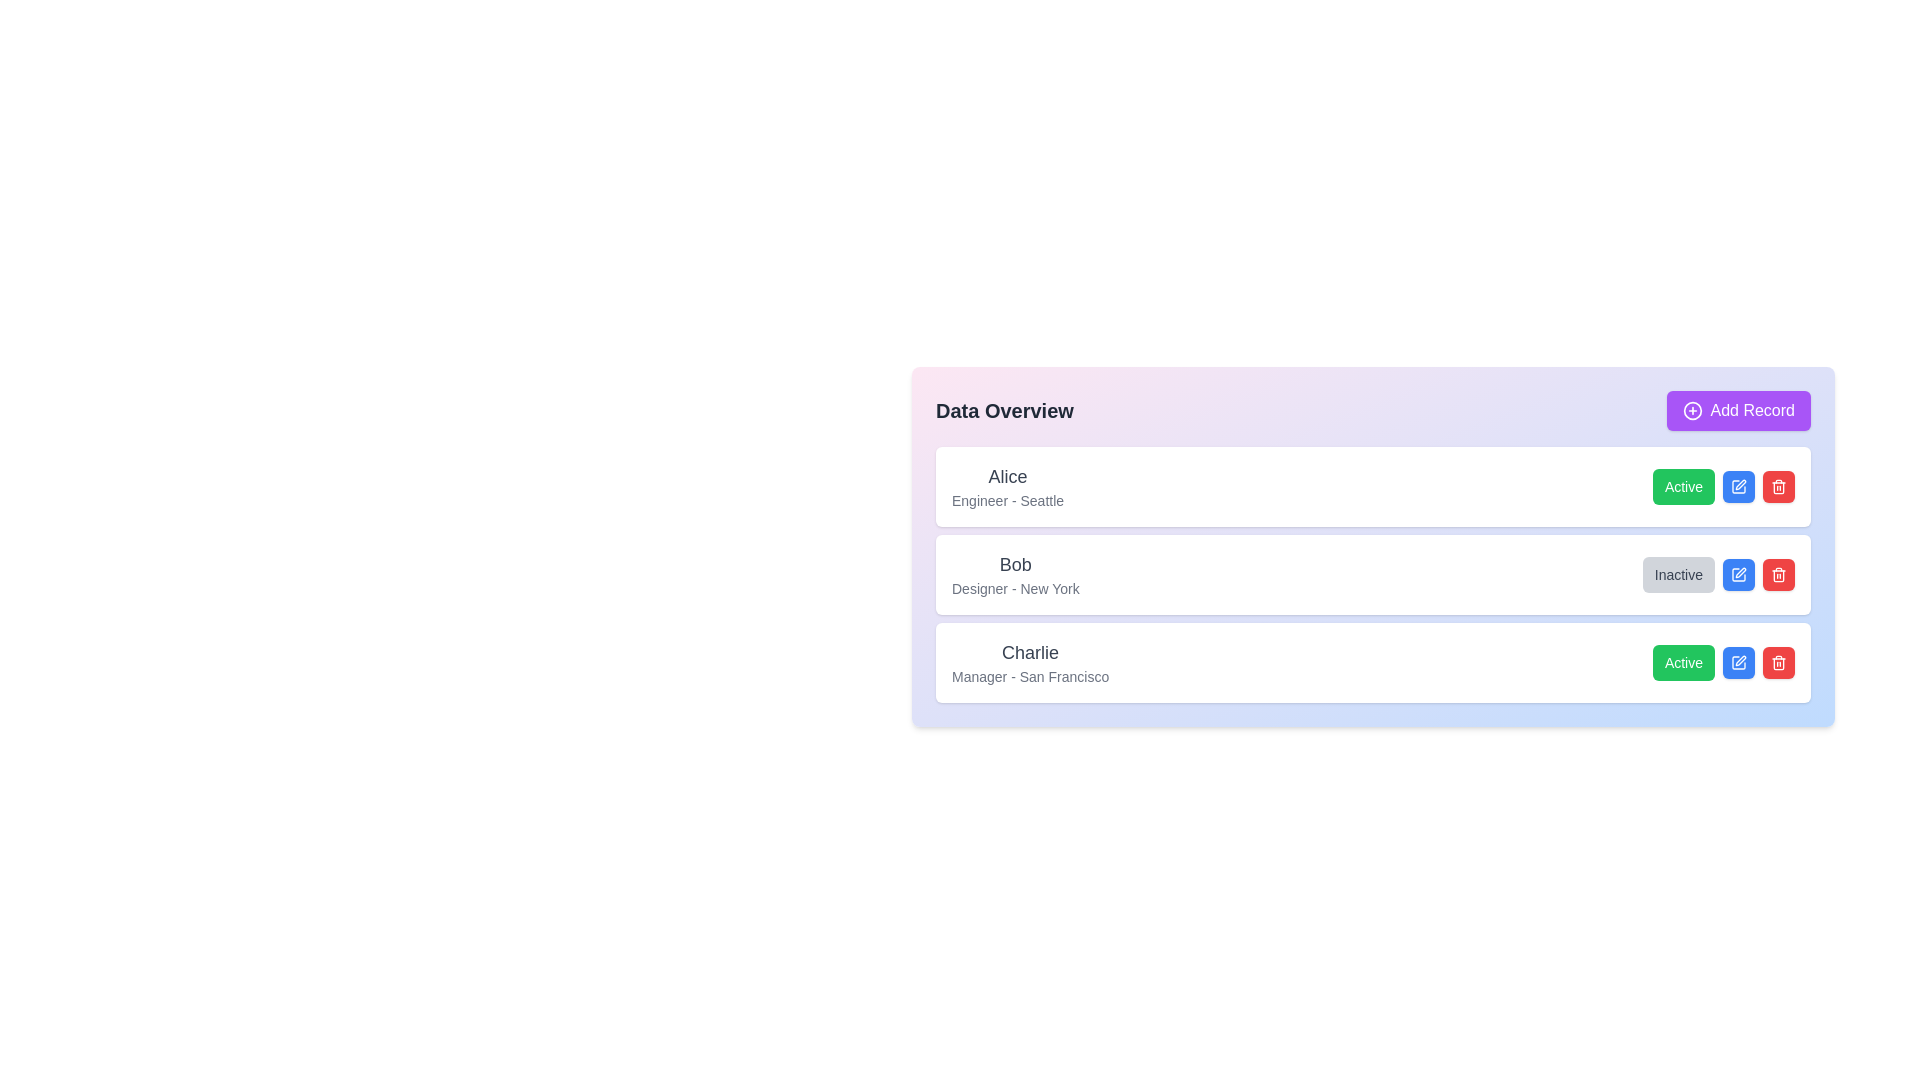 The width and height of the screenshot is (1920, 1080). Describe the element at coordinates (1372, 663) in the screenshot. I see `the card element with the title 'Charlie', which is the third card in the vertical stack, displaying a white background, rounded corners, and a green 'Active' button` at that location.